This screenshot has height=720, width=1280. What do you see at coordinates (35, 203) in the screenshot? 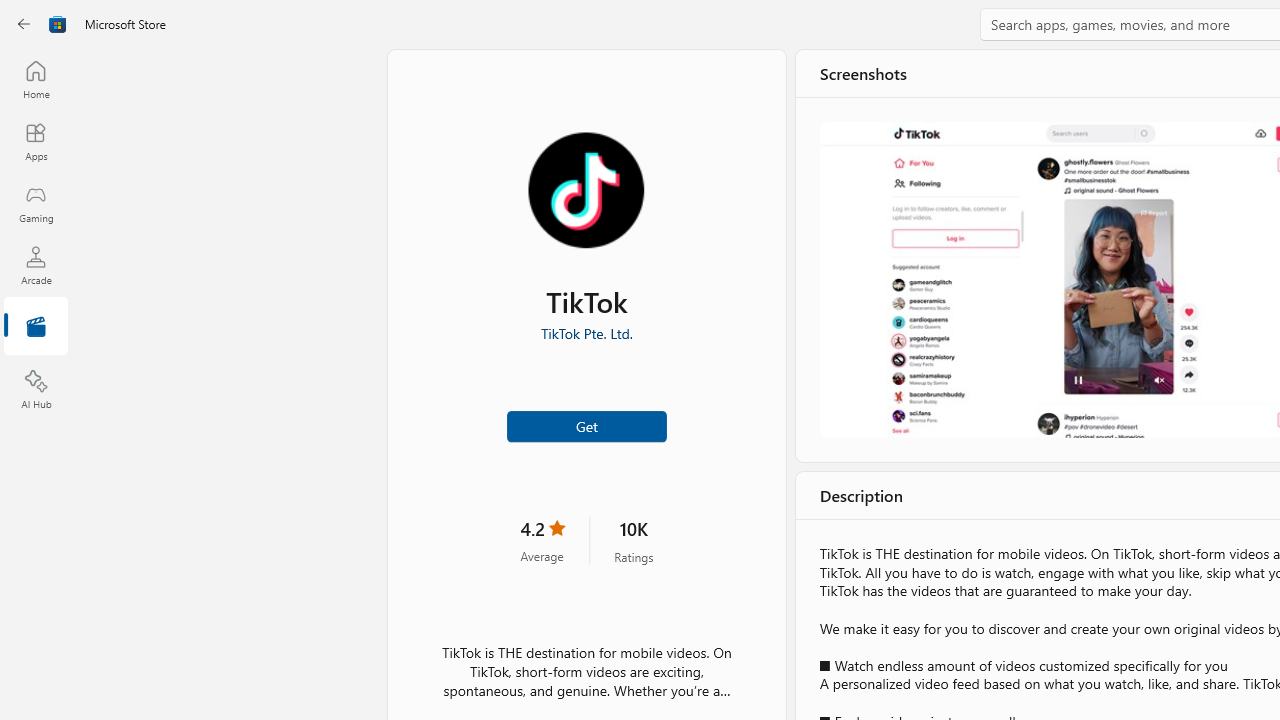
I see `'Gaming'` at bounding box center [35, 203].